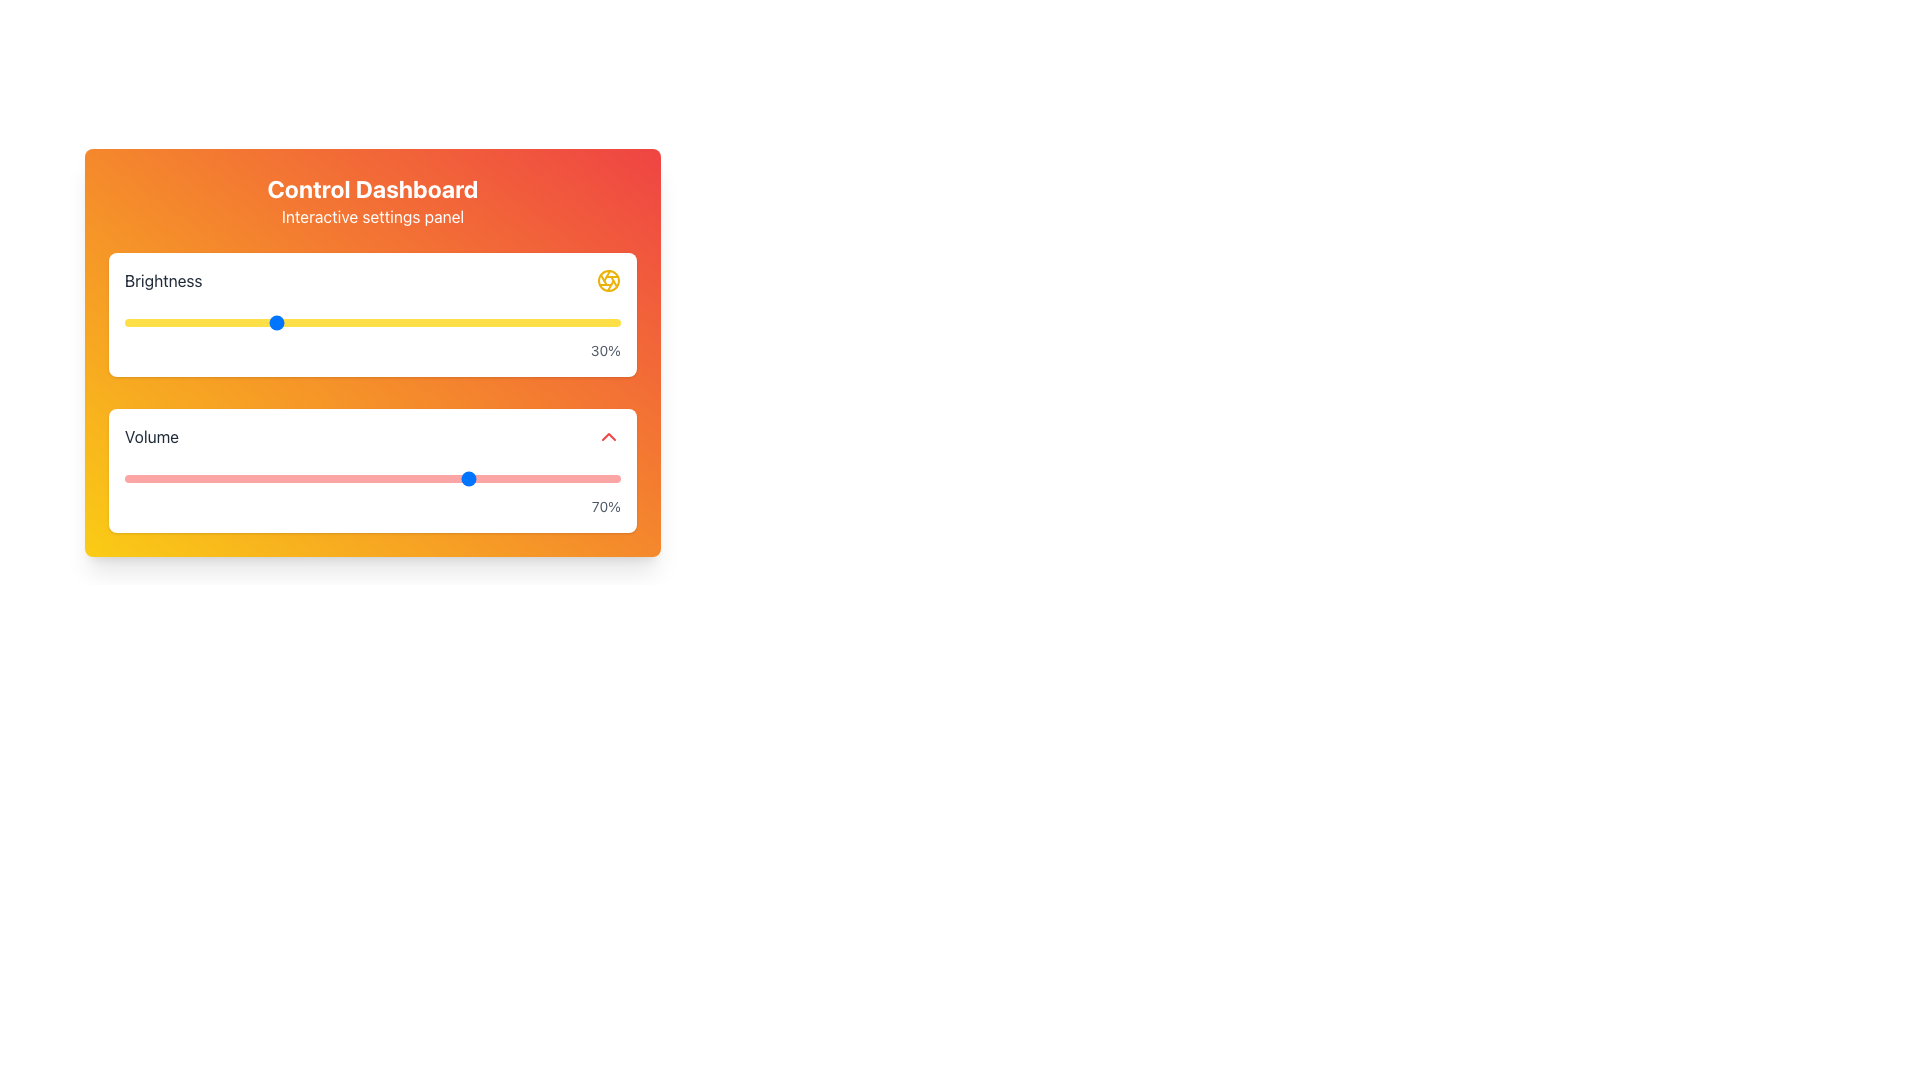 Image resolution: width=1920 pixels, height=1080 pixels. Describe the element at coordinates (373, 352) in the screenshot. I see `the sliders on the Interactive Panel to adjust brightness and volume levels, which are stacked vertically and centrally located in the interface` at that location.